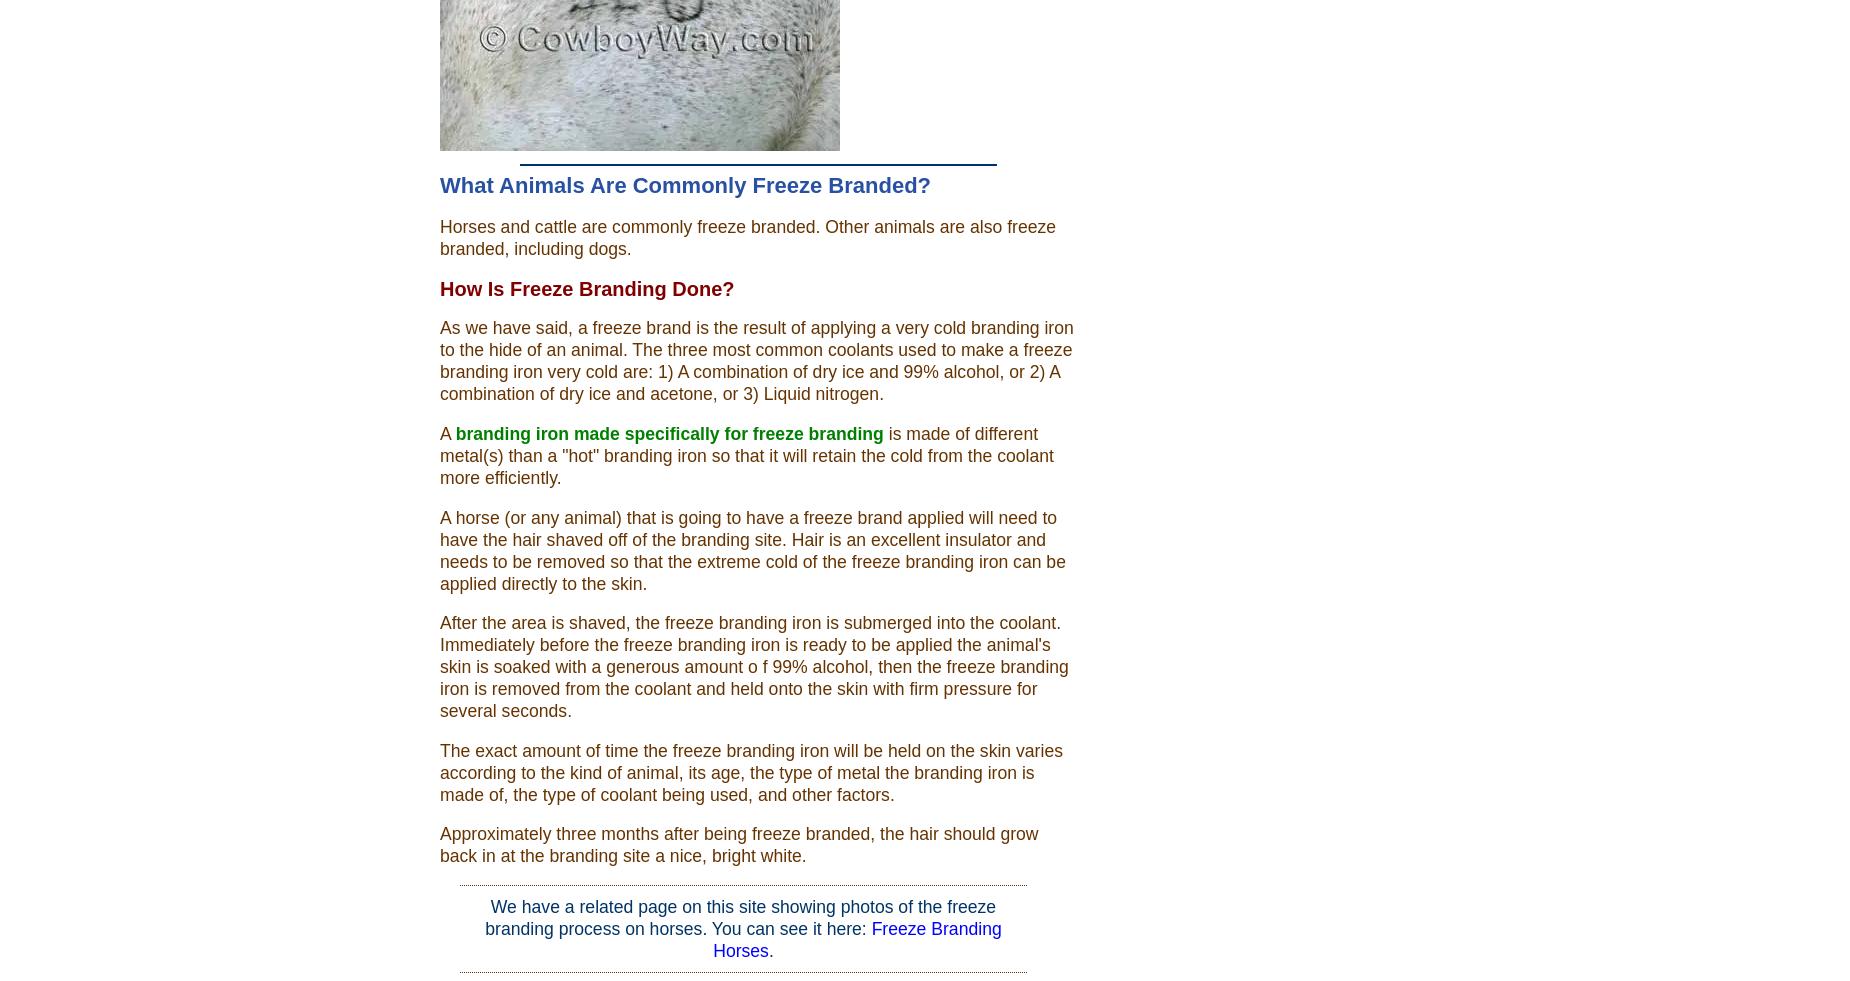  What do you see at coordinates (754, 666) in the screenshot?
I see `'After the area is shaved, the freeze branding iron is submerged into
the coolant. Immediately before the freeze branding iron is ready to be
applied the animal's skin is soaked with a generous amount o
f 99% alcohol, then the freeze branding iron is removed from the
coolant and held onto the skin with firm pressure for several
seconds.'` at bounding box center [754, 666].